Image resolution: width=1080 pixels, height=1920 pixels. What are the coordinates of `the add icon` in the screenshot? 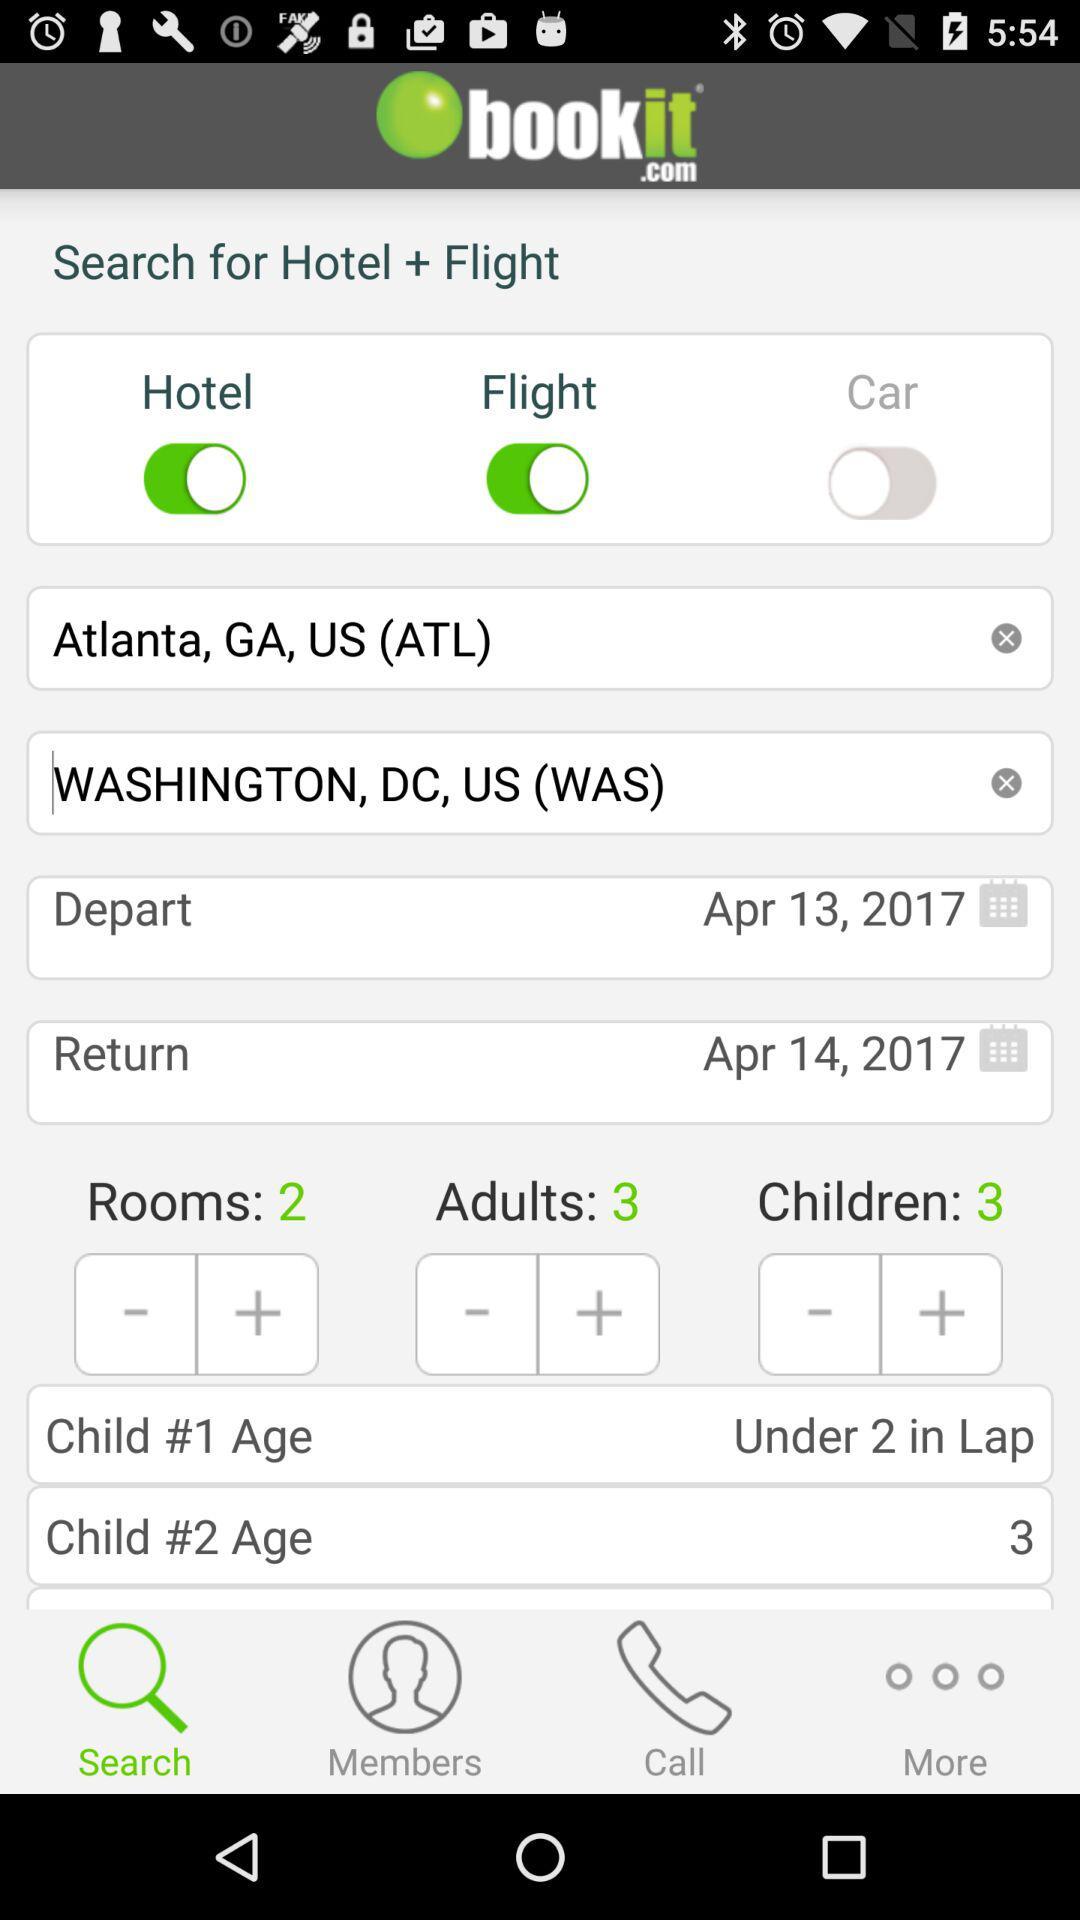 It's located at (597, 1405).